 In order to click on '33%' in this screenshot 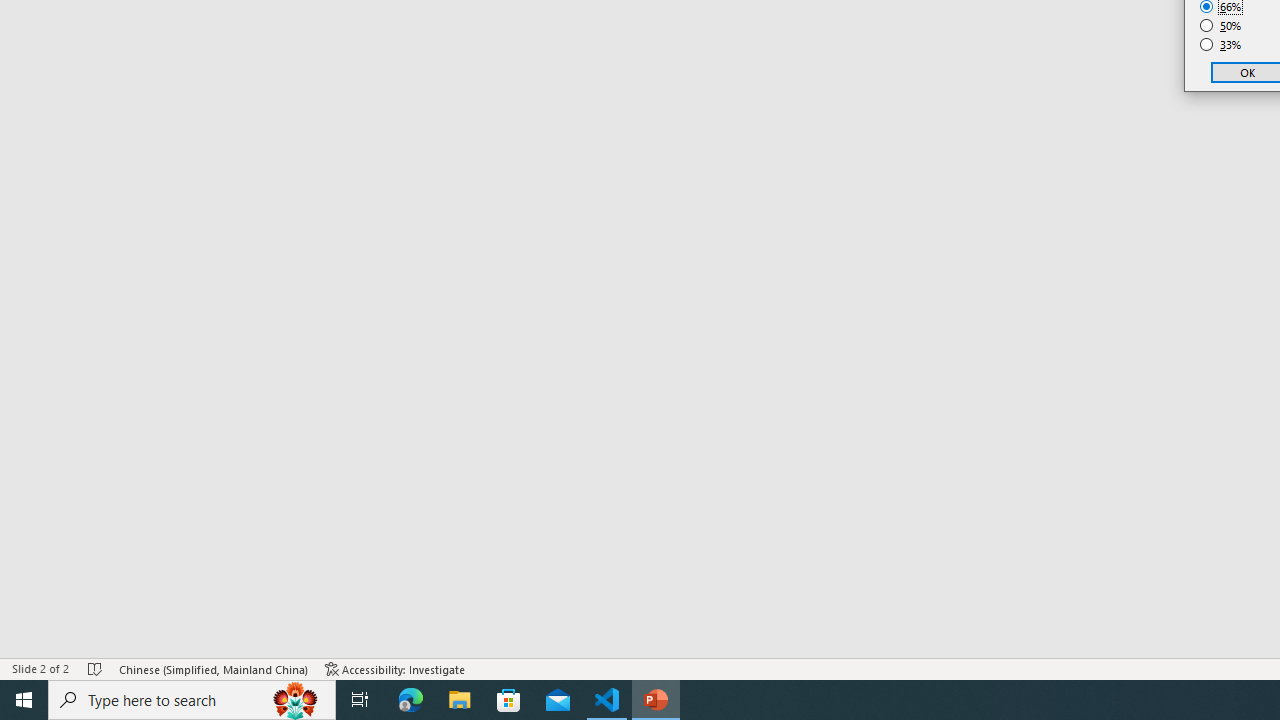, I will do `click(1220, 45)`.